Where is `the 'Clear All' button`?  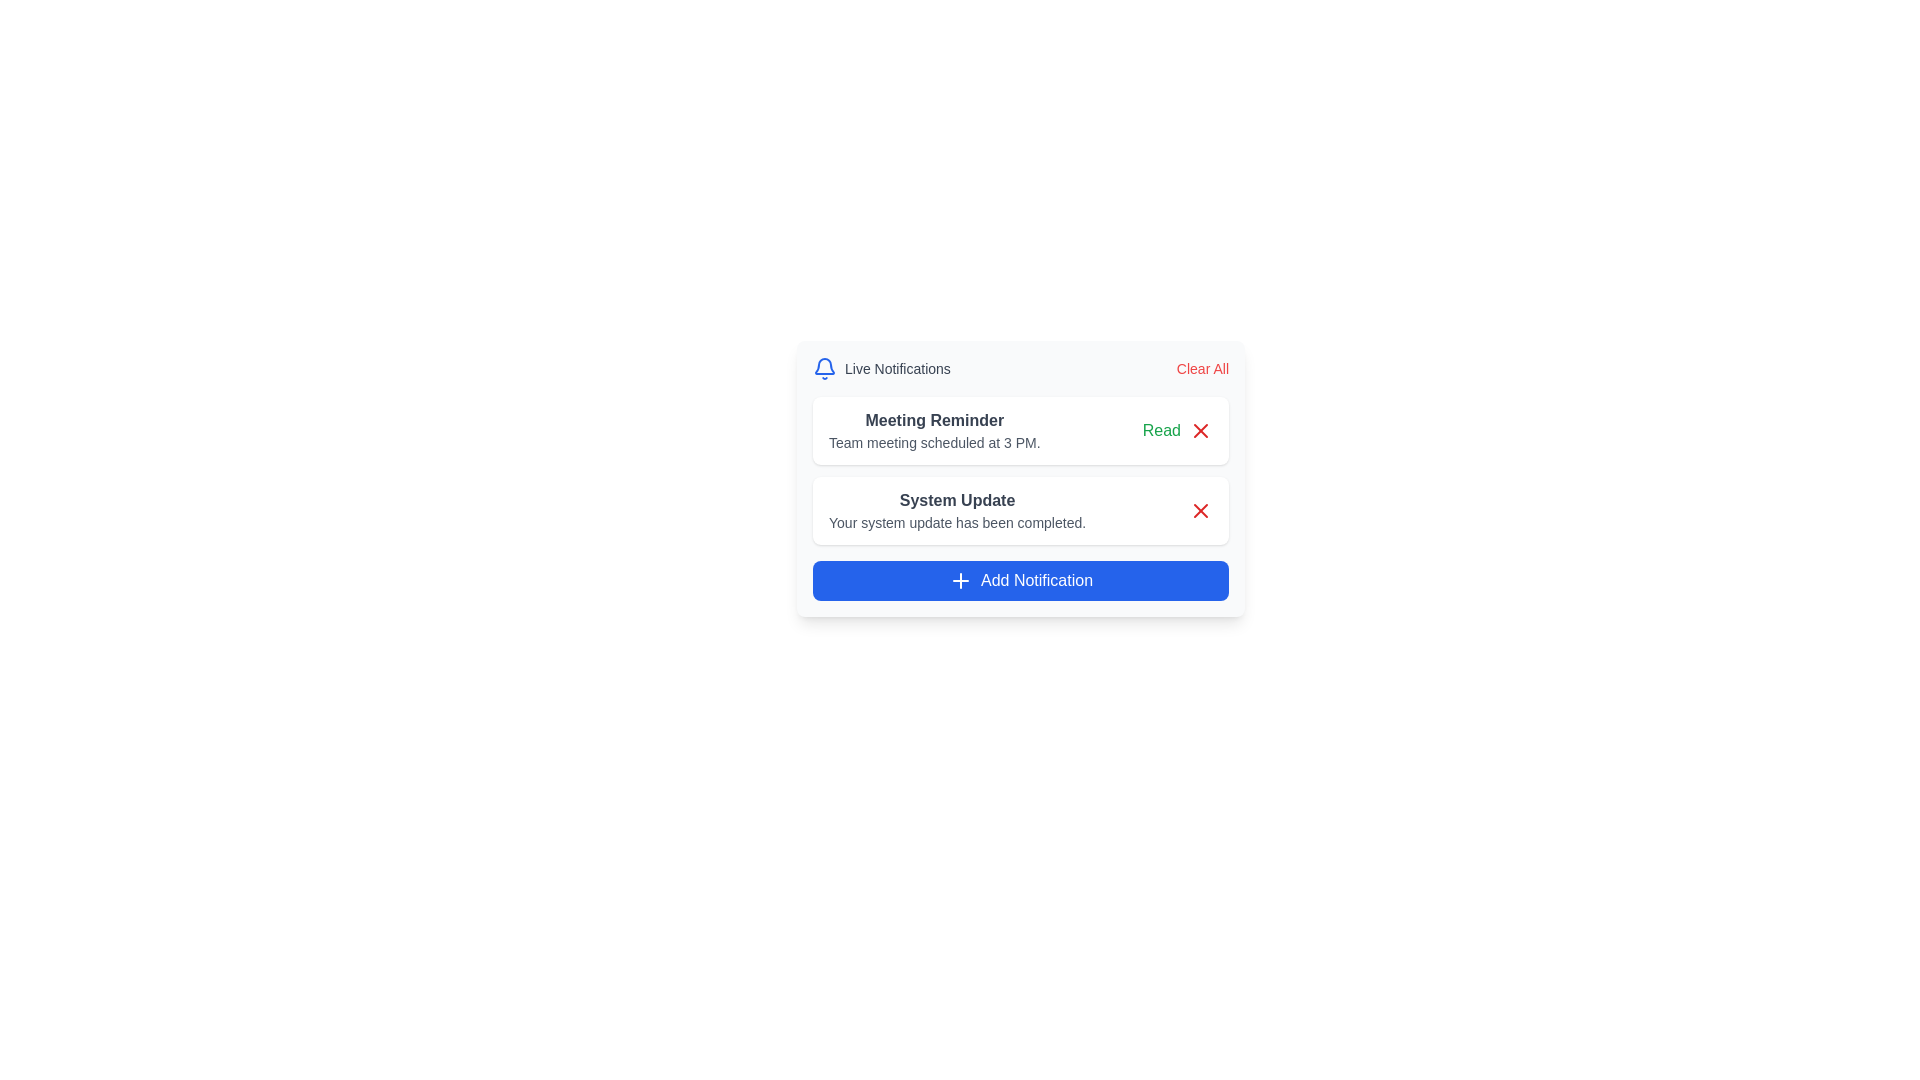
the 'Clear All' button is located at coordinates (1201, 369).